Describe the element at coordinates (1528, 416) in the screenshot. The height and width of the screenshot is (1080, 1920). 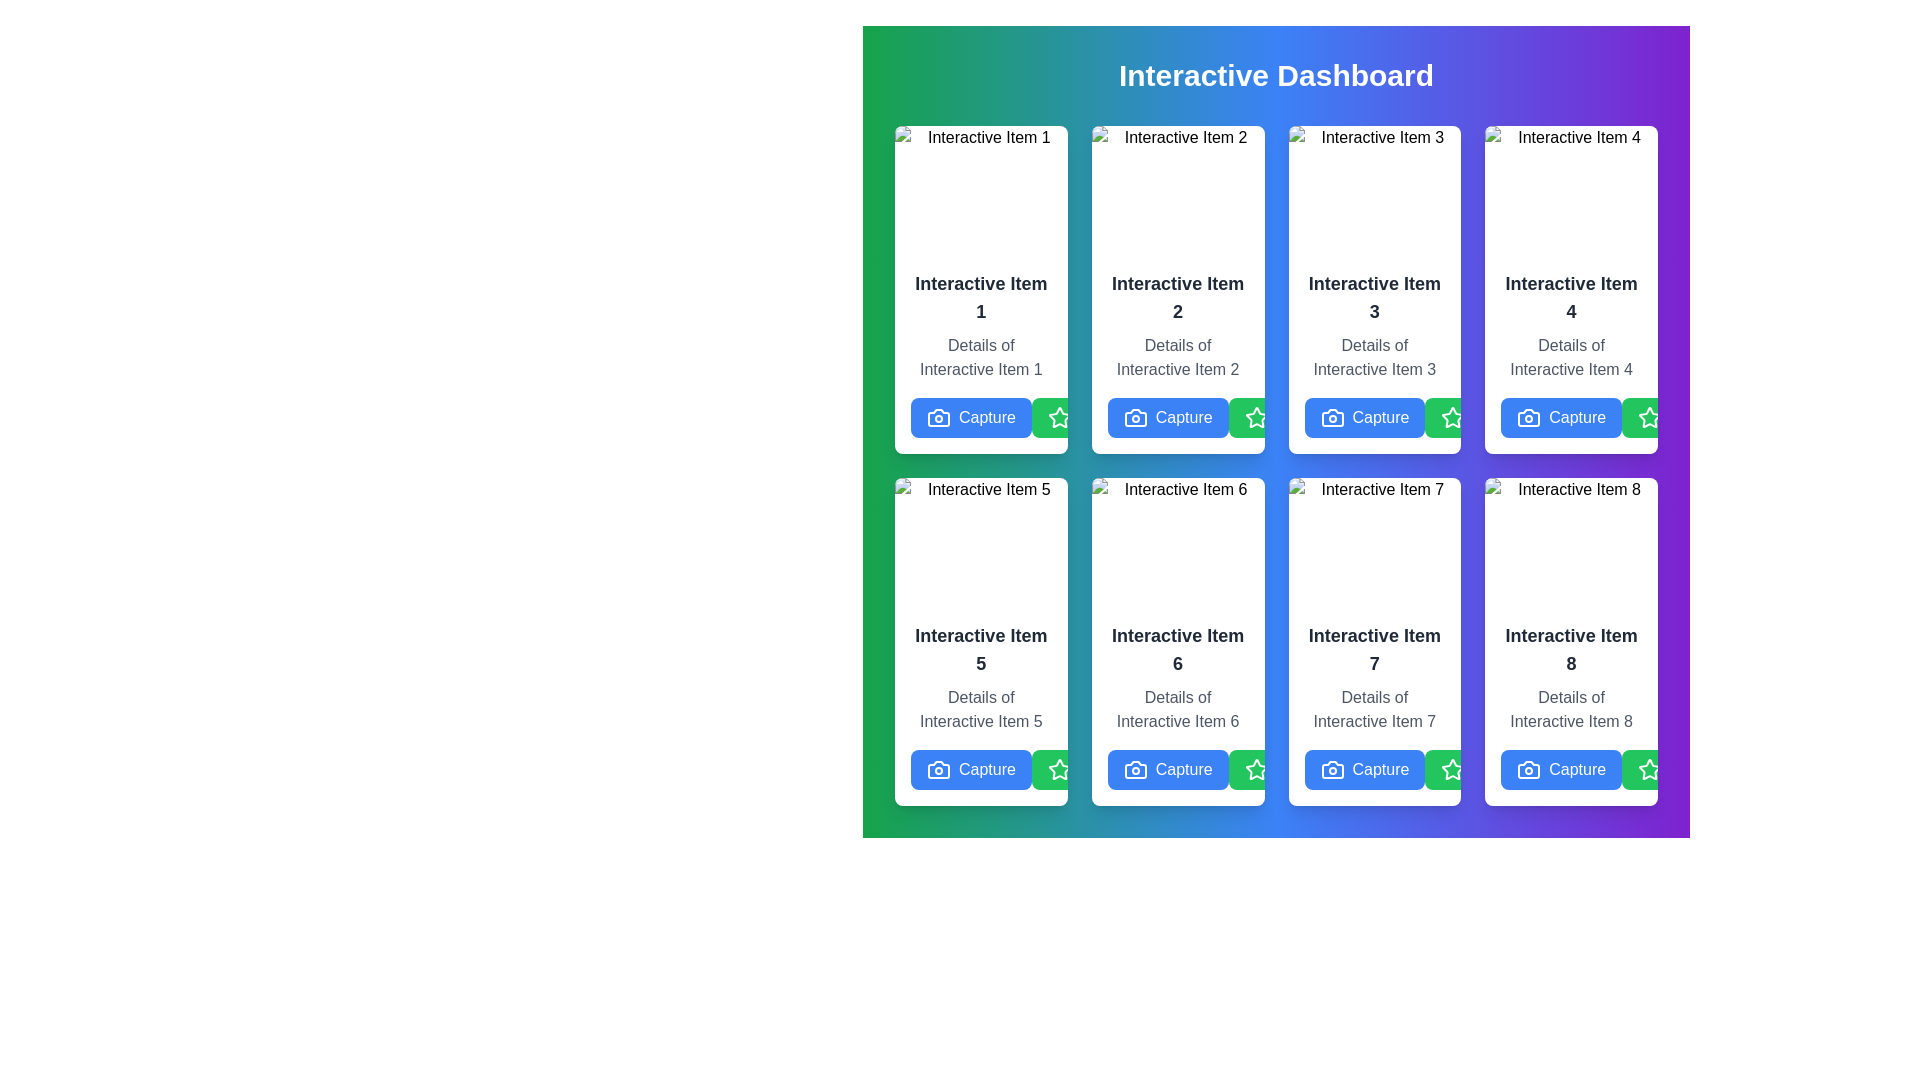
I see `the 'Capture' button located in the bottom-right corner of the button grid, which contains the icon symbolizing the action of capturing` at that location.